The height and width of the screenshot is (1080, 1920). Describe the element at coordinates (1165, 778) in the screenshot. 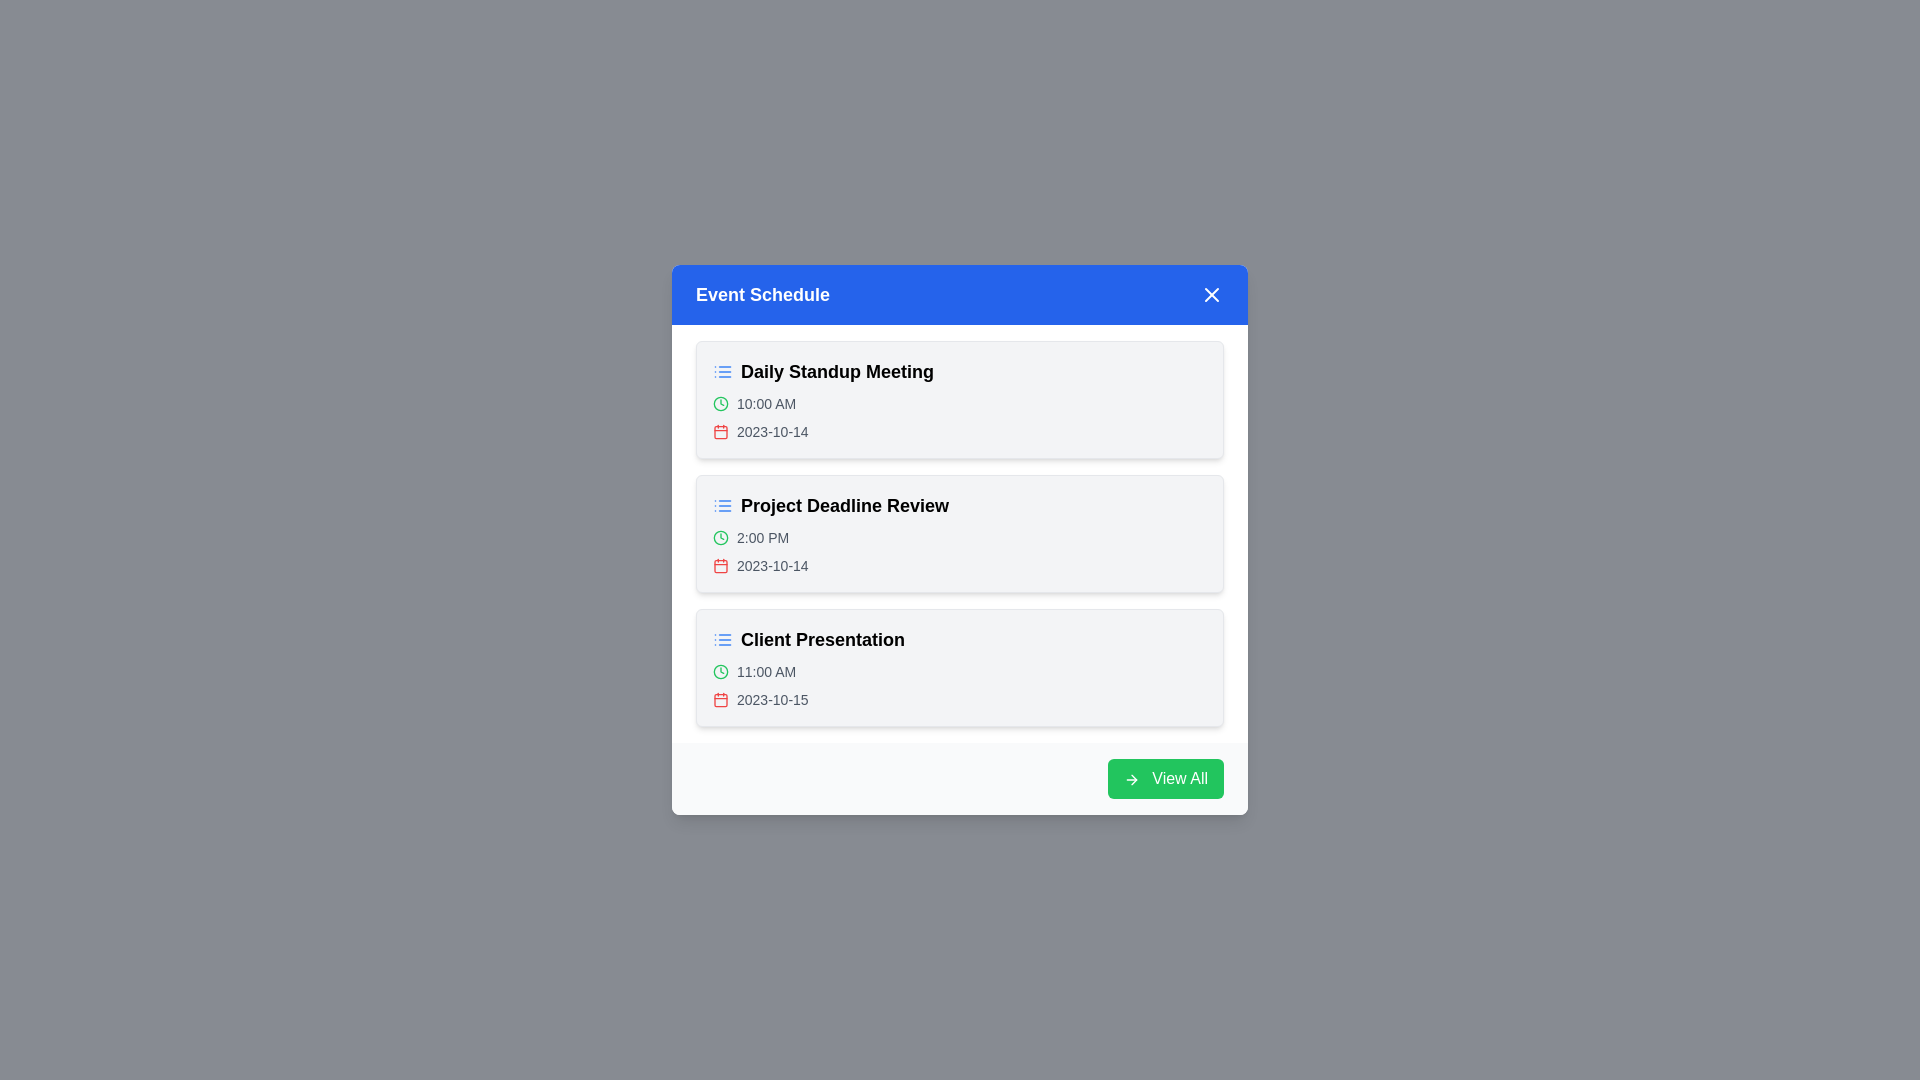

I see `the bright green rectangular button labeled 'View All' located in the bottom-right corner of the card` at that location.